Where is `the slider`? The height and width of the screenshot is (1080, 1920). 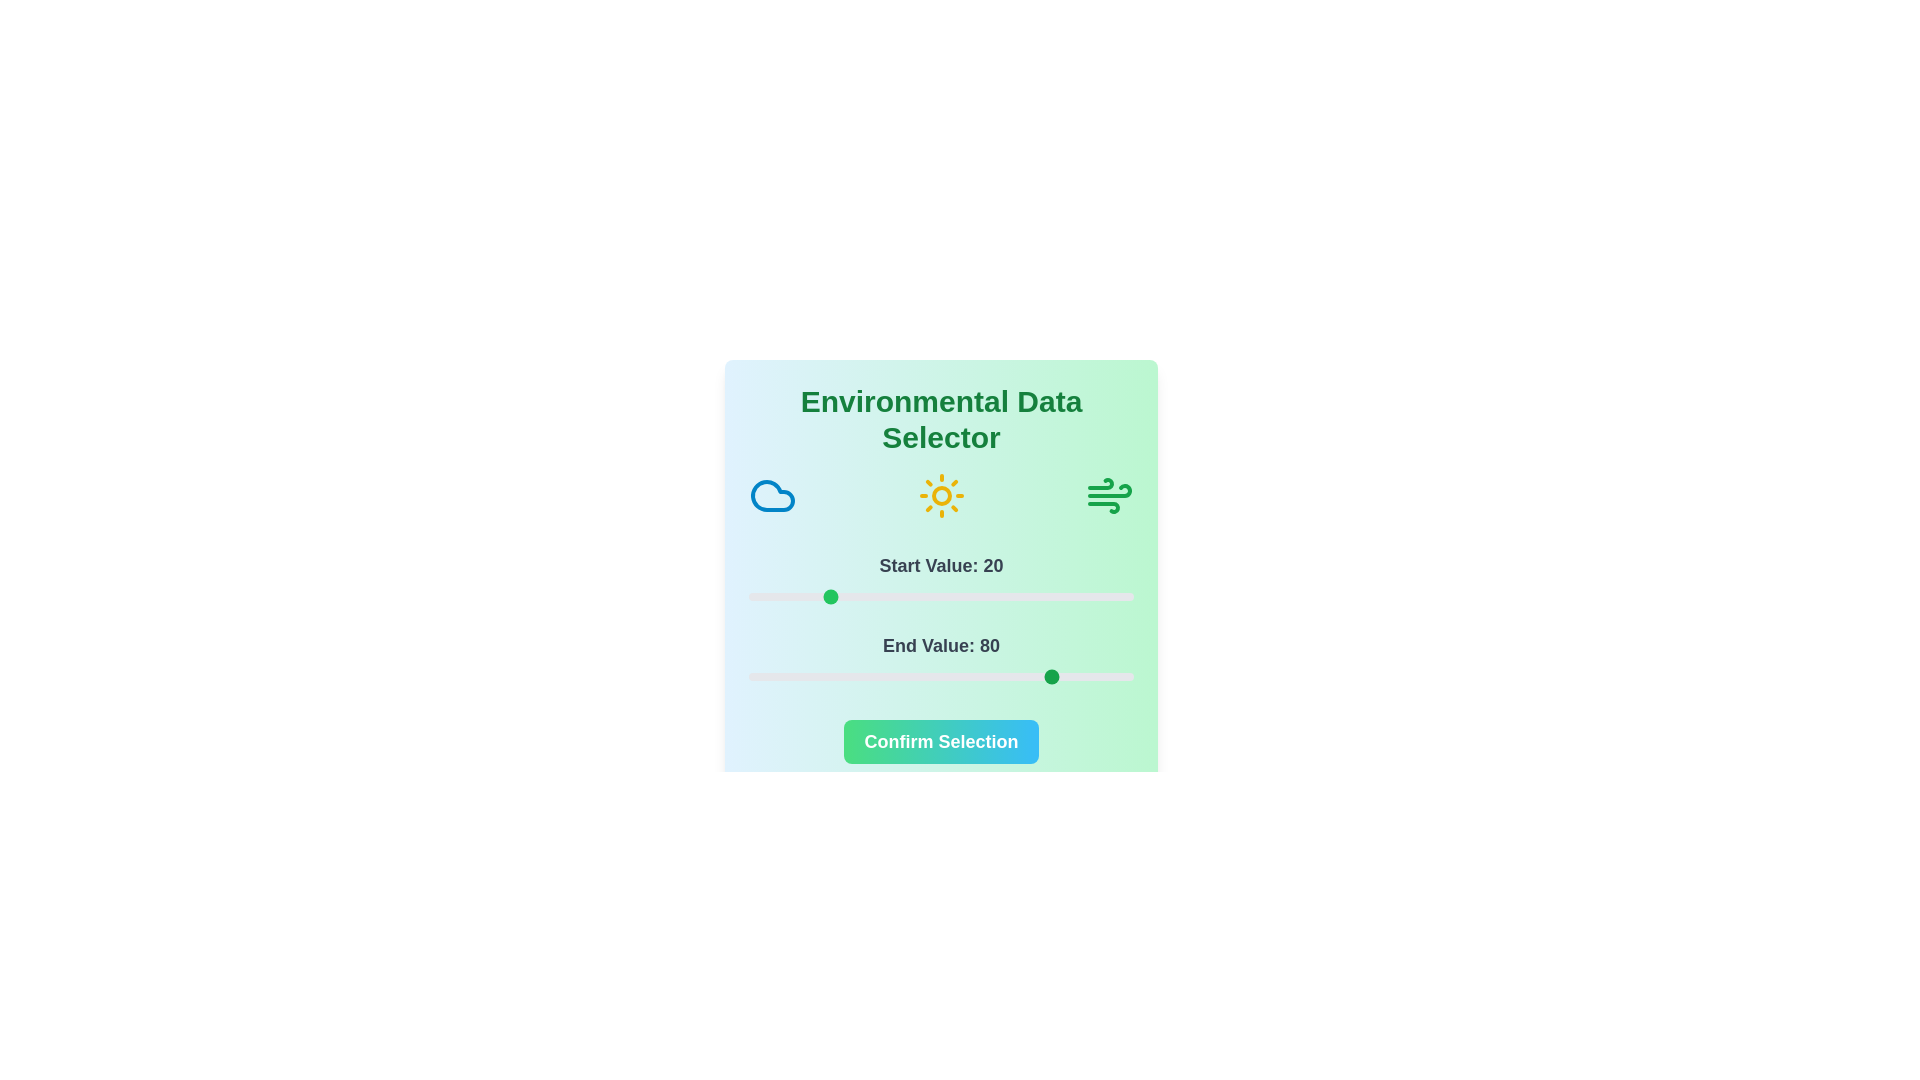
the slider is located at coordinates (1033, 676).